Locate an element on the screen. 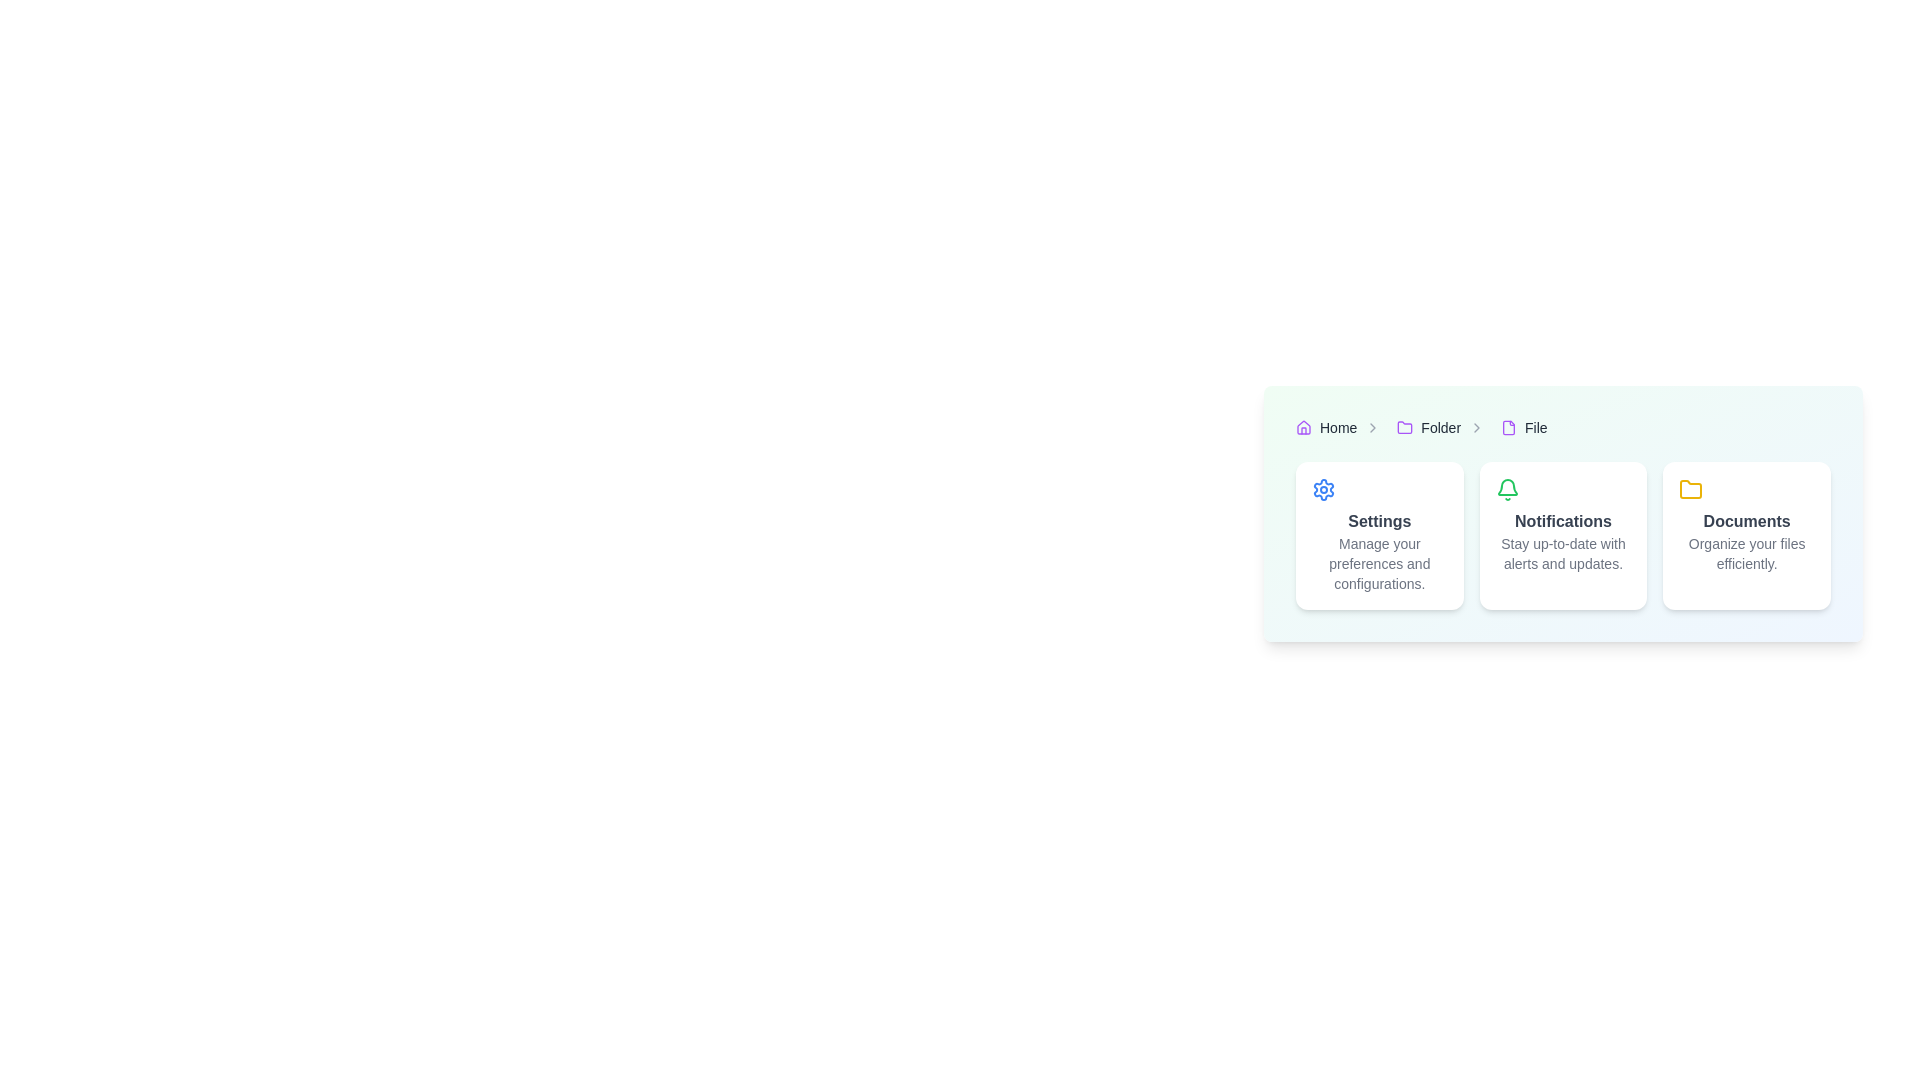 The image size is (1920, 1080). the text label displaying 'Stay up-to-date with alerts and updates.' located below the 'Notifications' title in the second card of three horizontally aligned cards is located at coordinates (1562, 554).